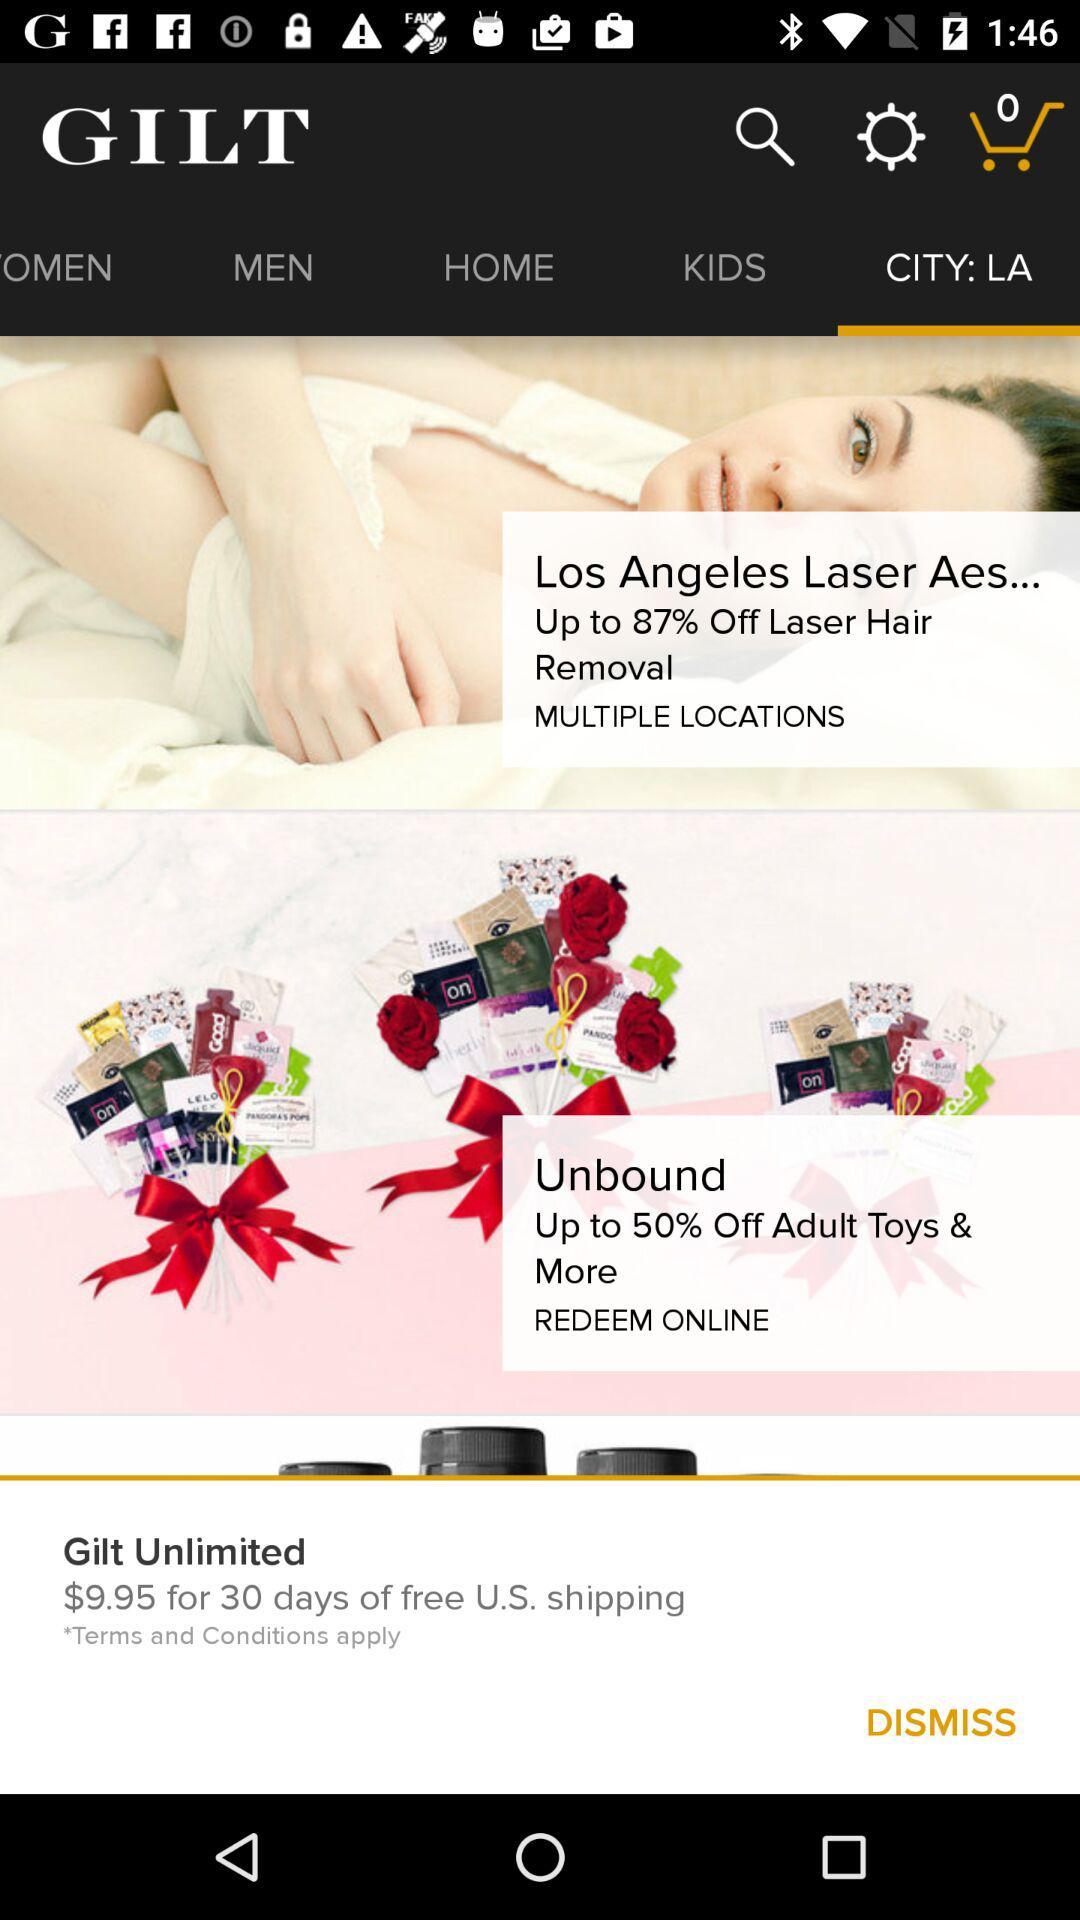  Describe the element at coordinates (1017, 135) in the screenshot. I see `cart` at that location.